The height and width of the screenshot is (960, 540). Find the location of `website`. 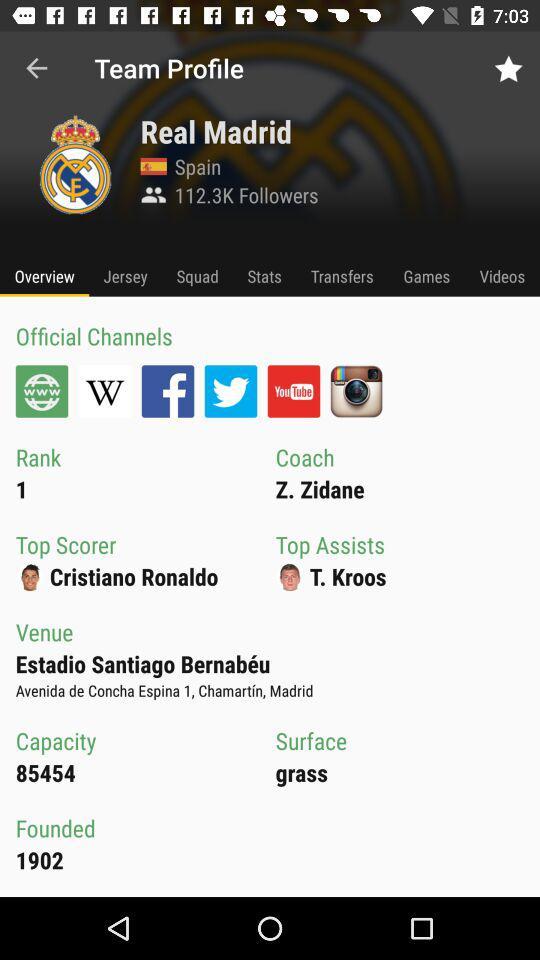

website is located at coordinates (42, 390).